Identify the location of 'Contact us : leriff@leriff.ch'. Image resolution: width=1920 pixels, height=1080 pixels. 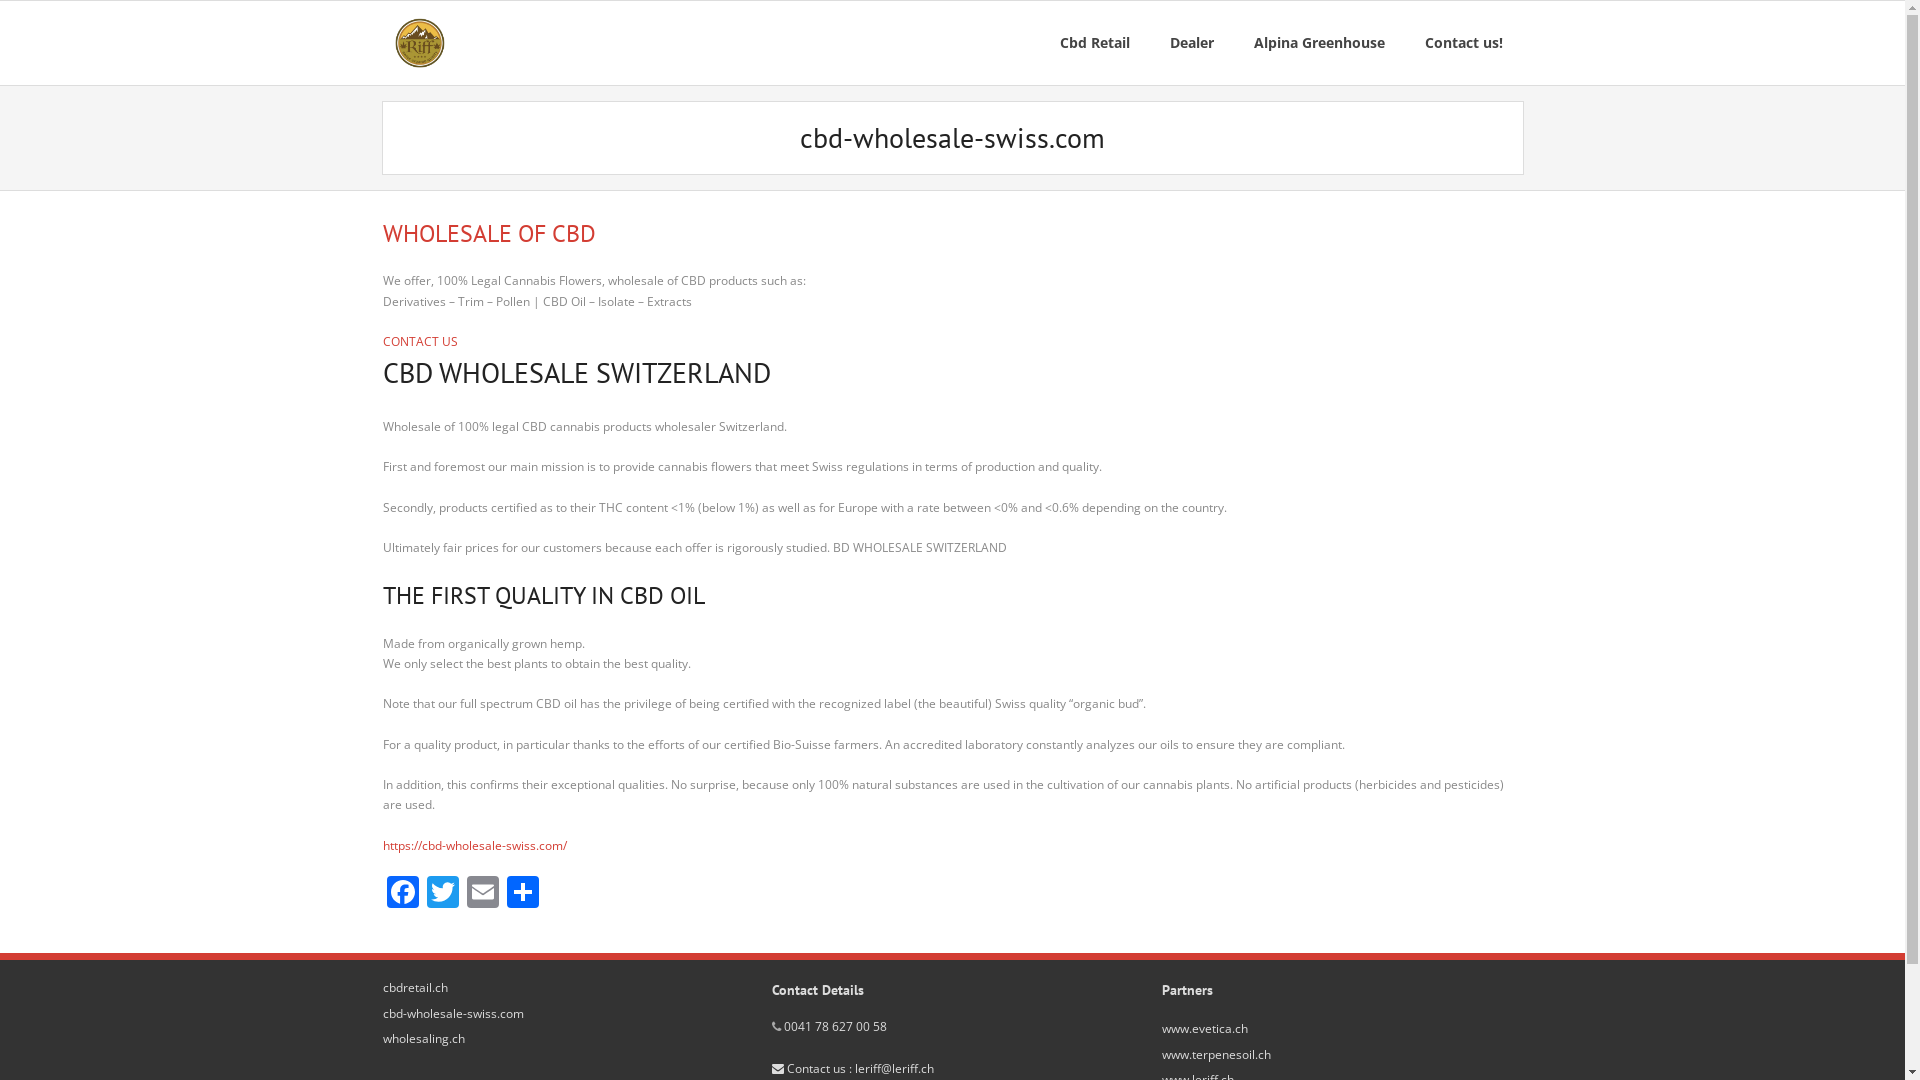
(853, 1067).